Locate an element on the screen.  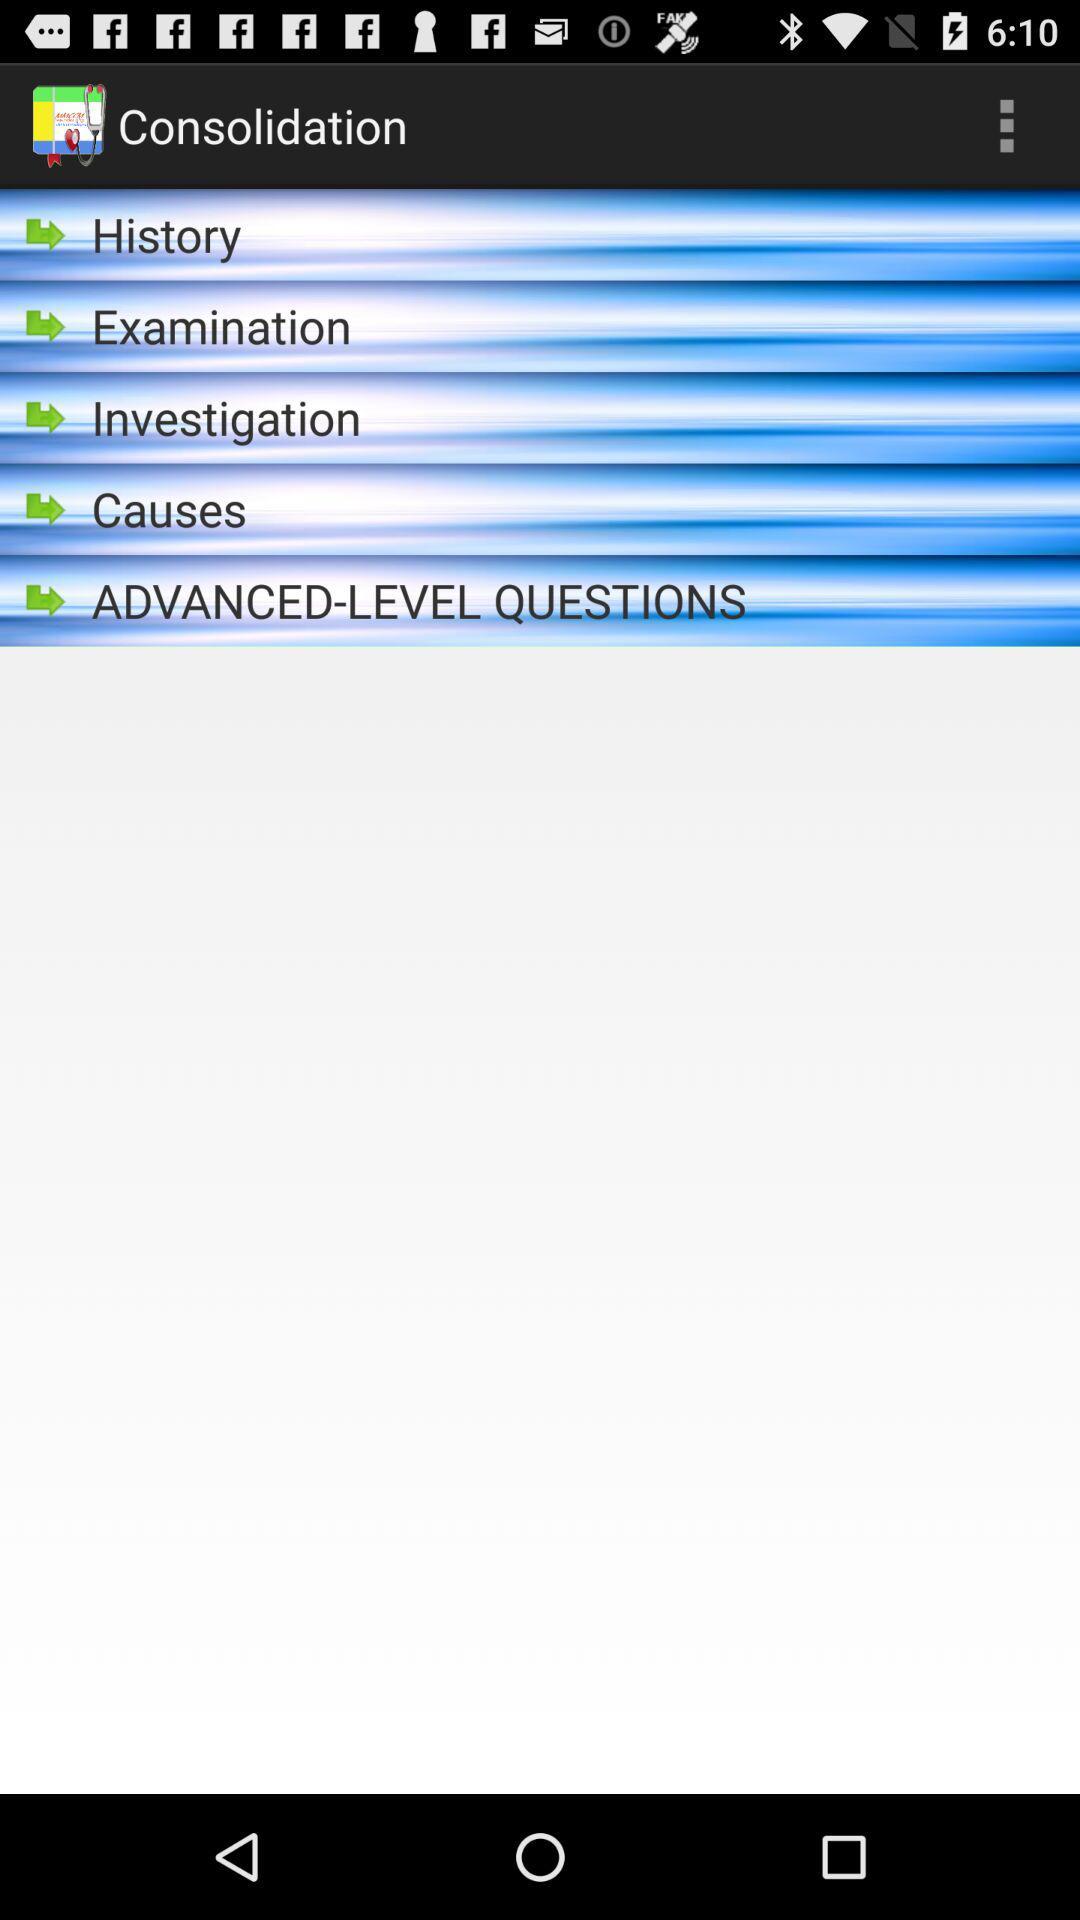
the app next to consolidation is located at coordinates (1006, 124).